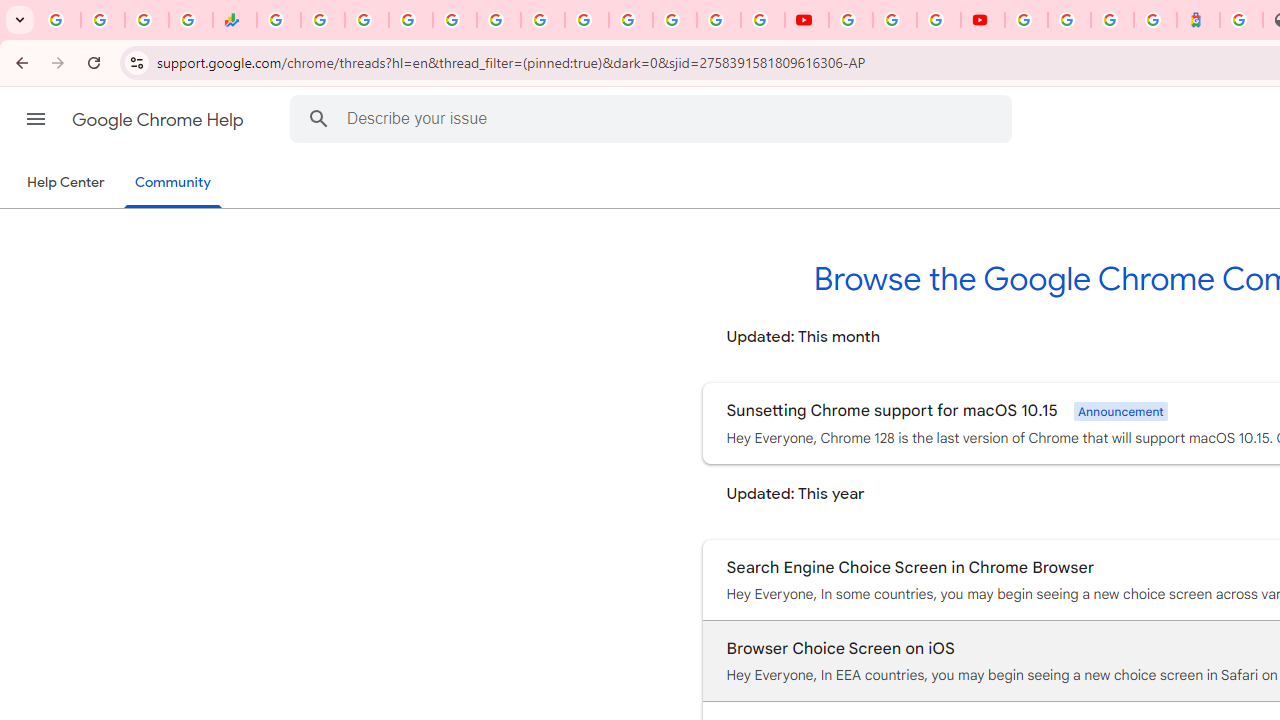 The height and width of the screenshot is (720, 1280). What do you see at coordinates (893, 20) in the screenshot?
I see `'Google Account Help'` at bounding box center [893, 20].